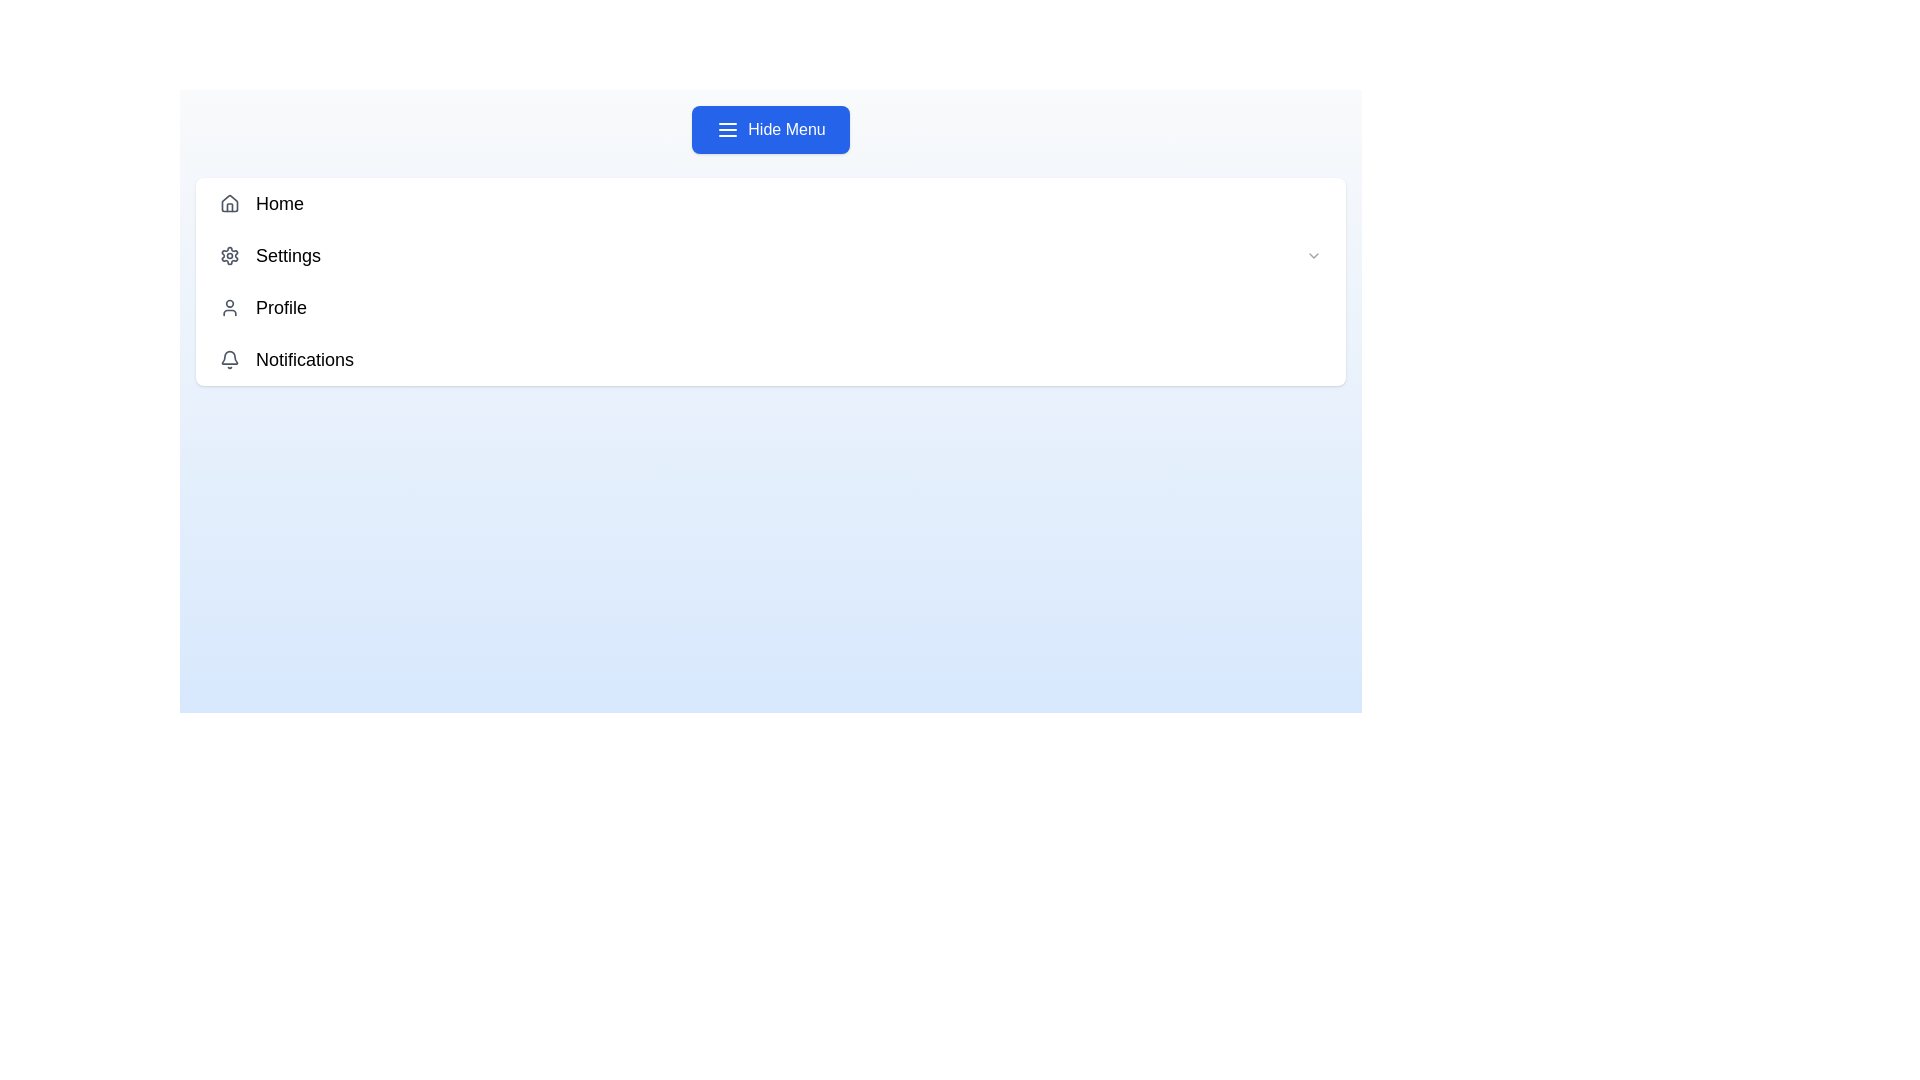 This screenshot has height=1080, width=1920. Describe the element at coordinates (230, 356) in the screenshot. I see `the visual state of the notification icon located in the bottom right corner of the navigation menu, below 'Settings' and 'Profile', adjacent to the 'Notifications' label` at that location.